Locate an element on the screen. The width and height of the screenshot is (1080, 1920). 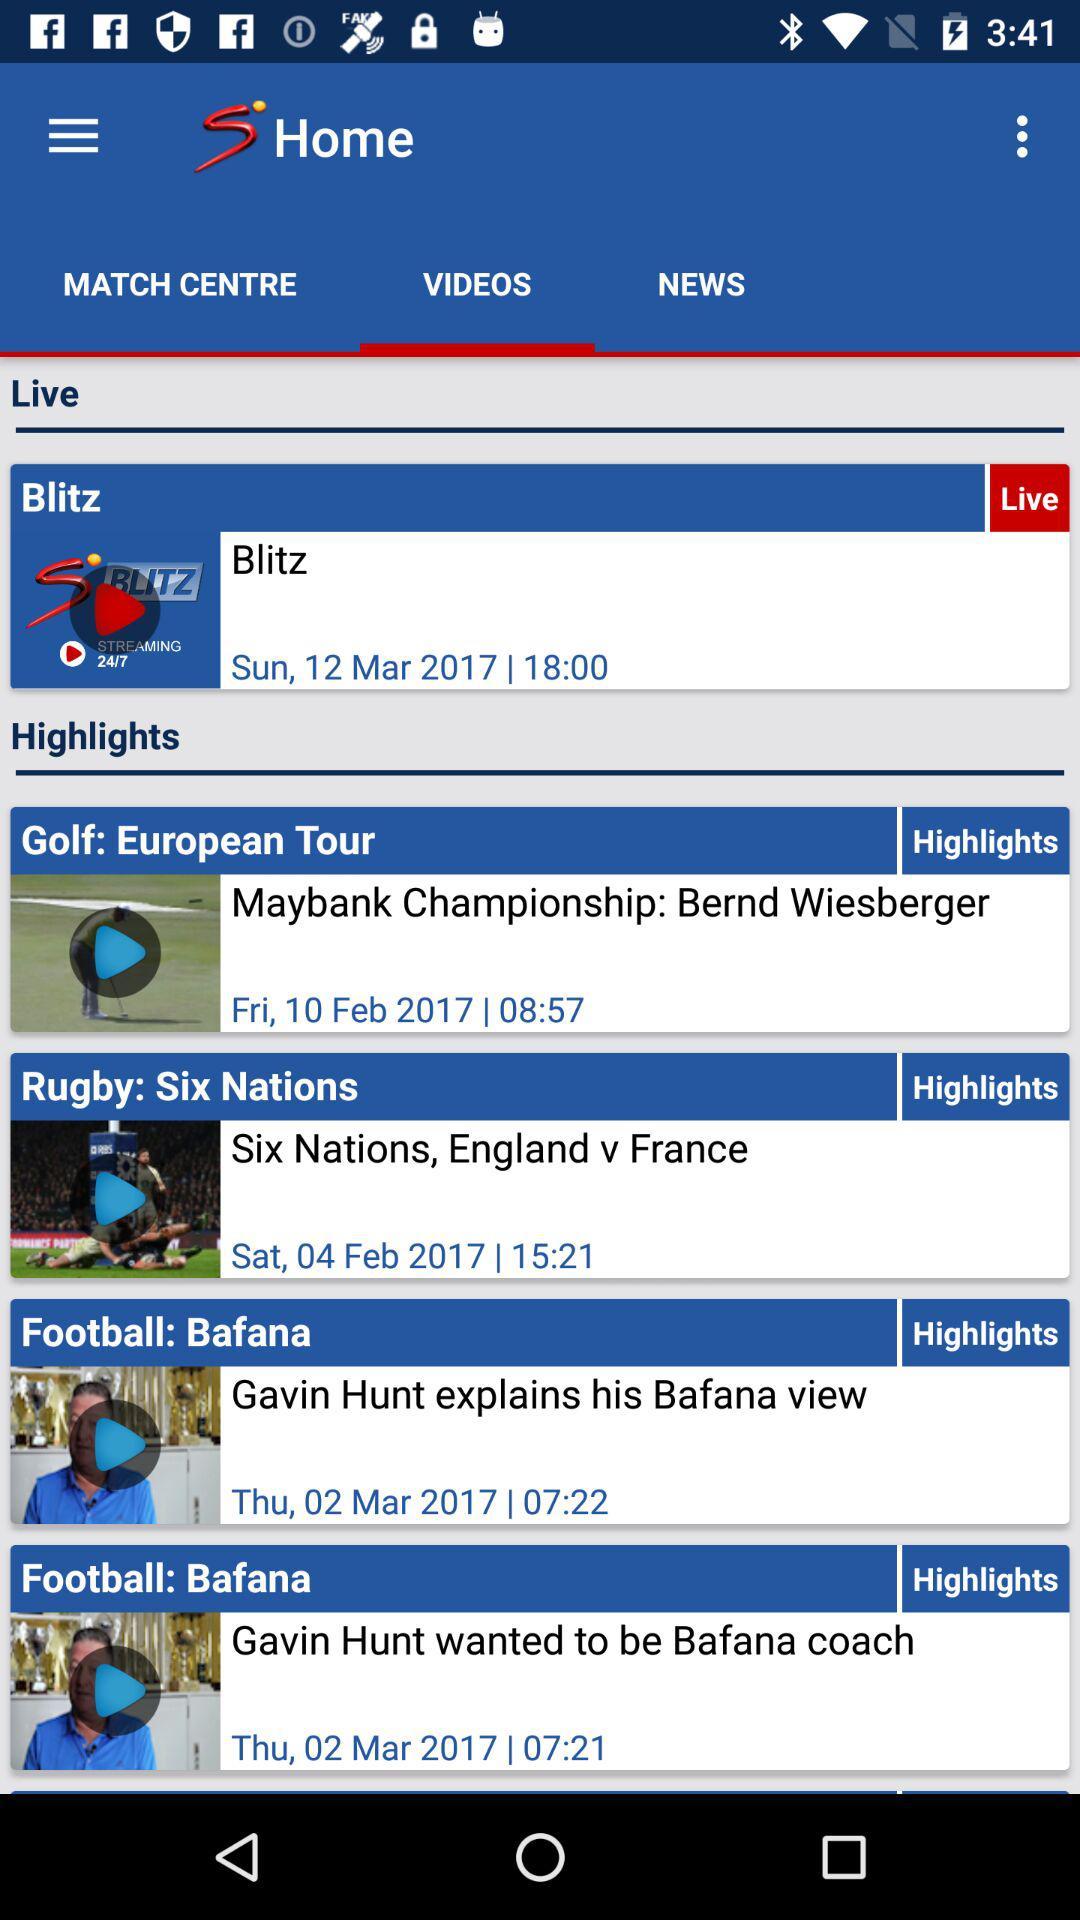
show more options is located at coordinates (72, 135).